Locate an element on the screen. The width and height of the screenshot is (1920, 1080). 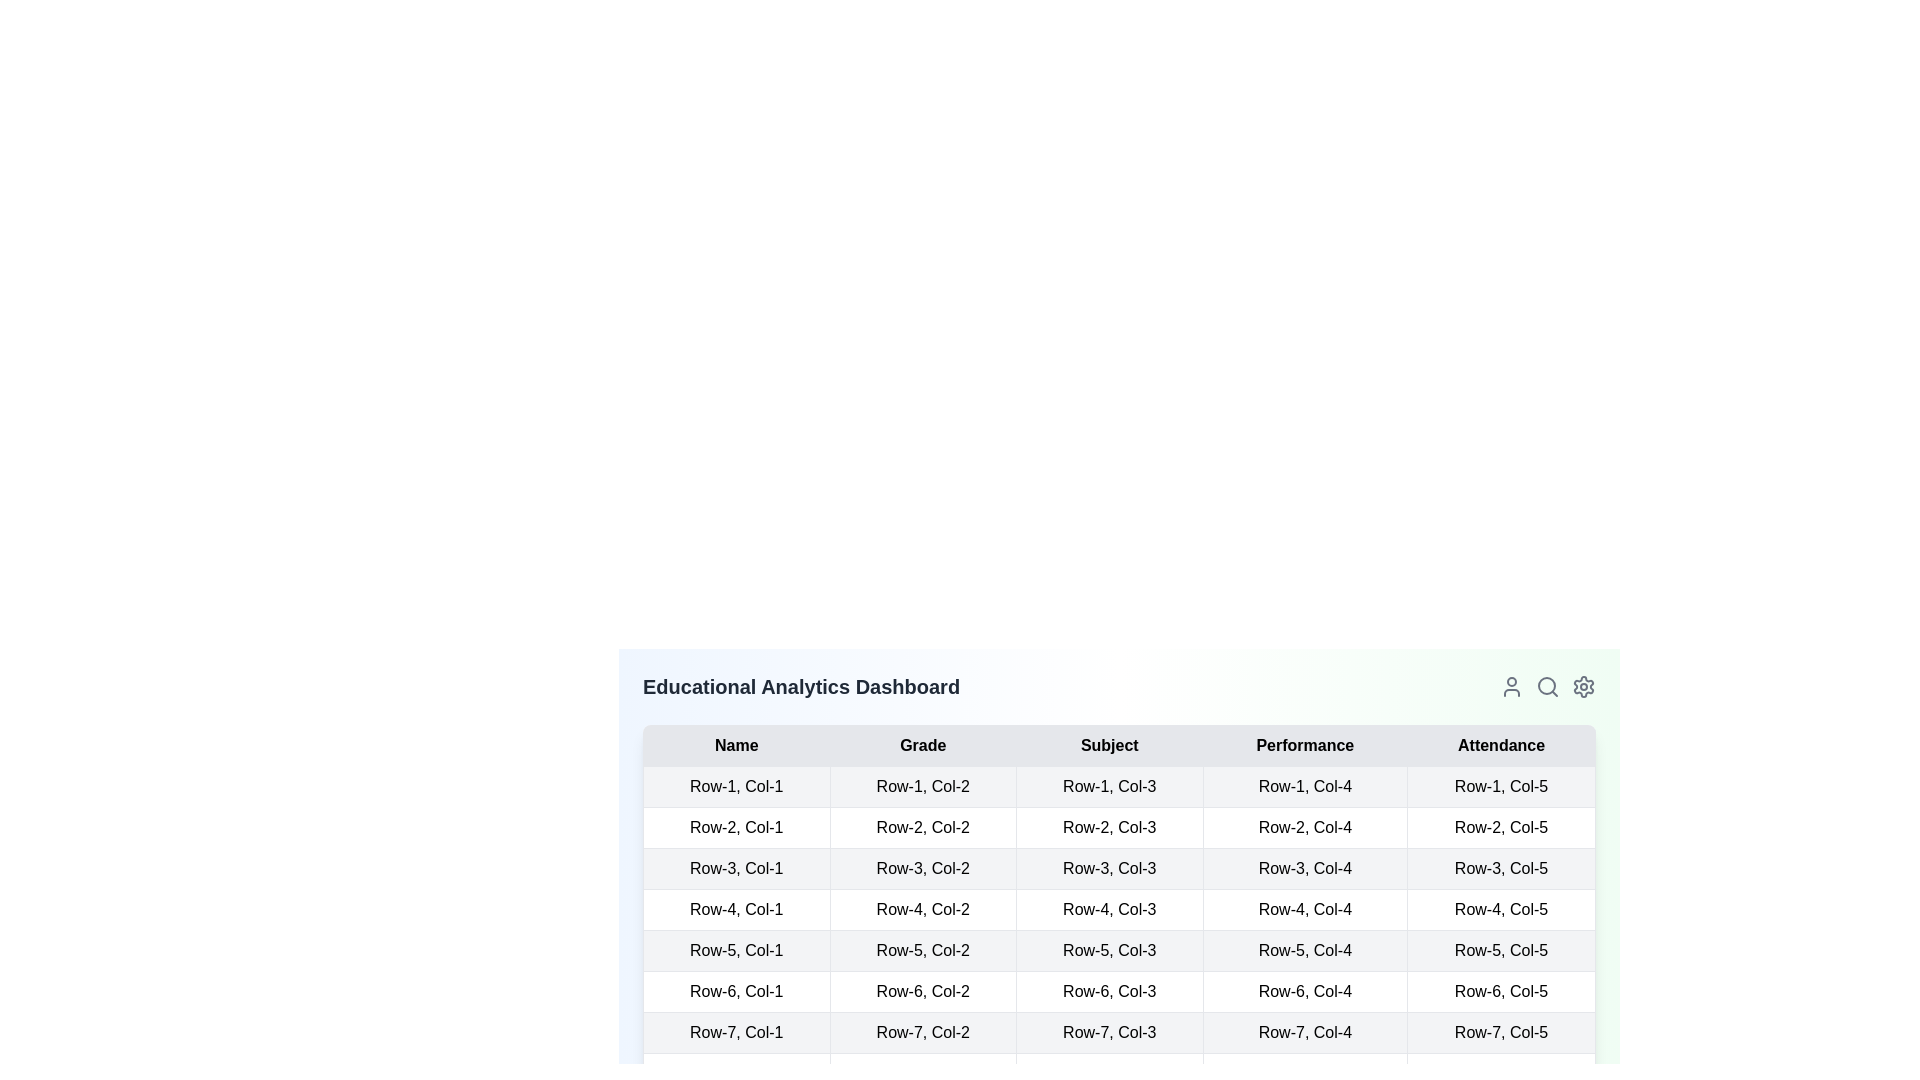
the column header Attendance to sort the table by that column is located at coordinates (1501, 745).